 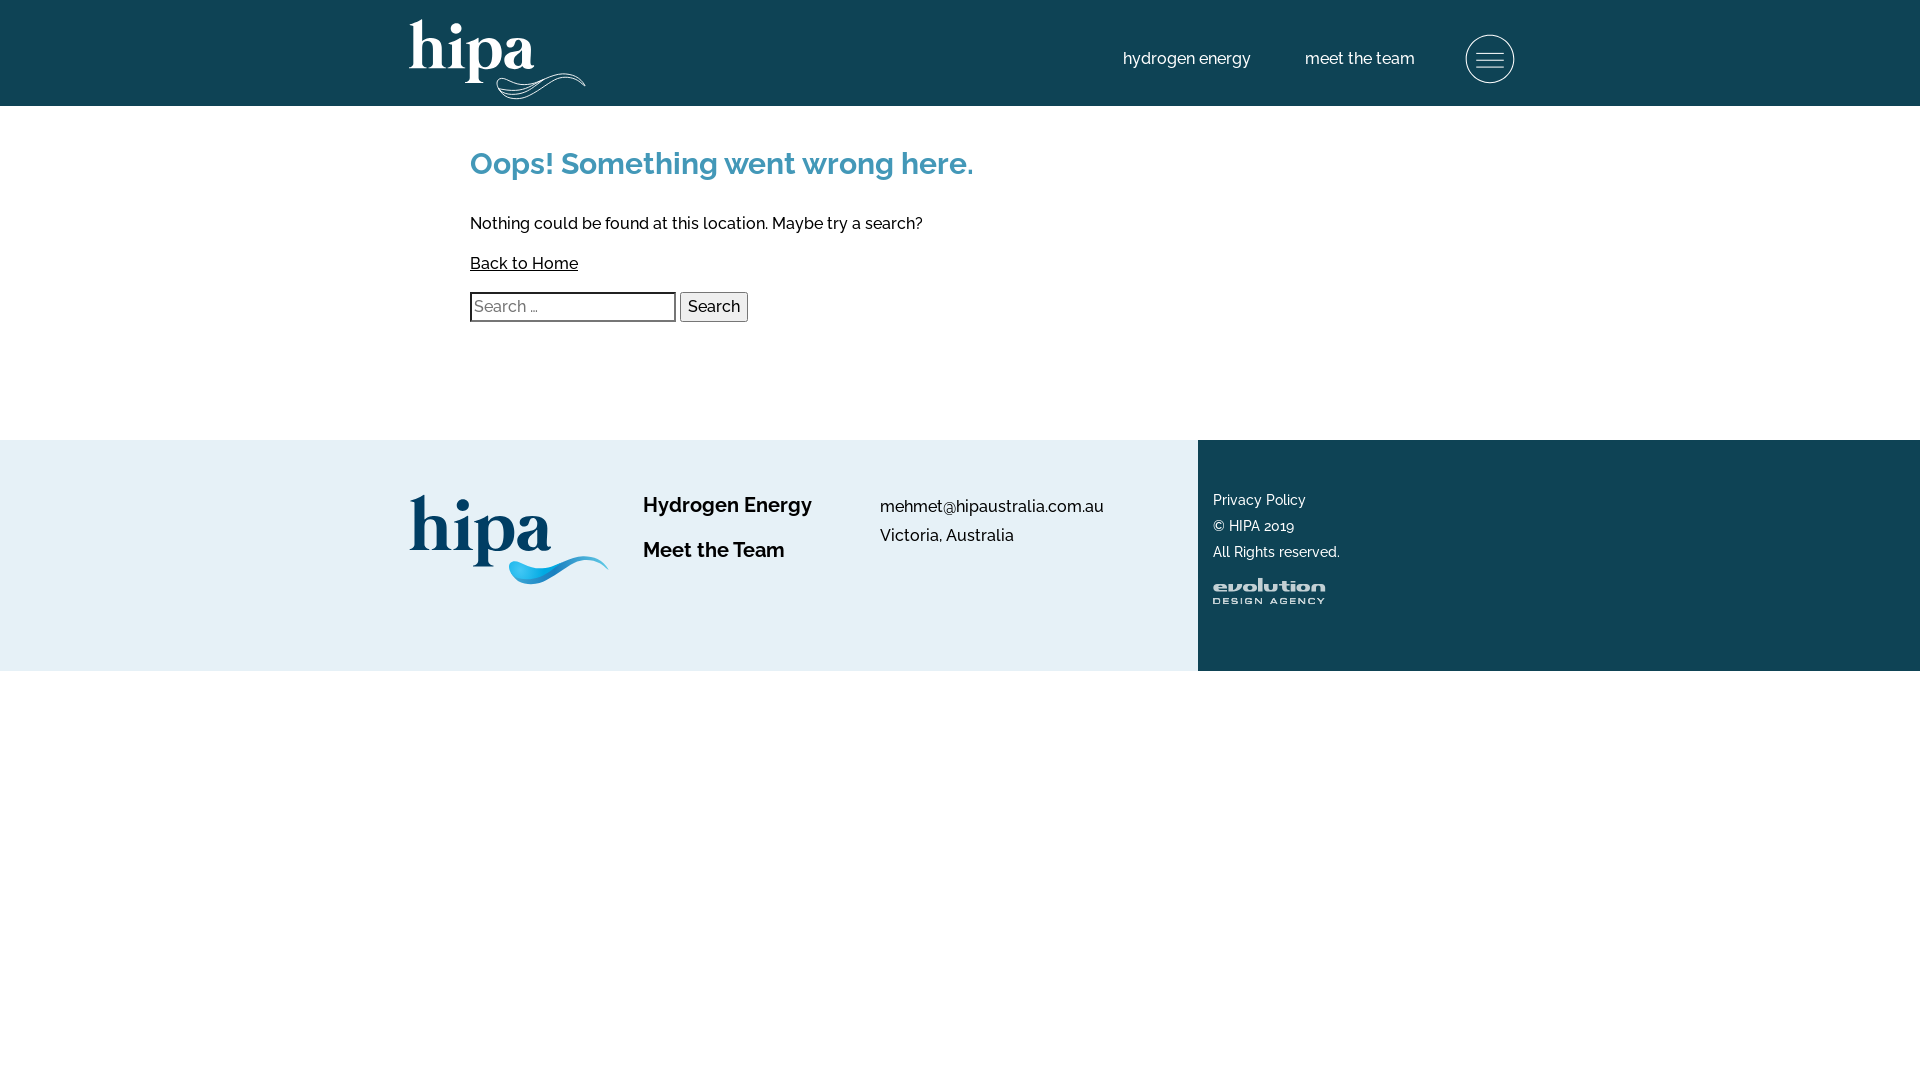 What do you see at coordinates (1186, 57) in the screenshot?
I see `'hydrogen energy'` at bounding box center [1186, 57].